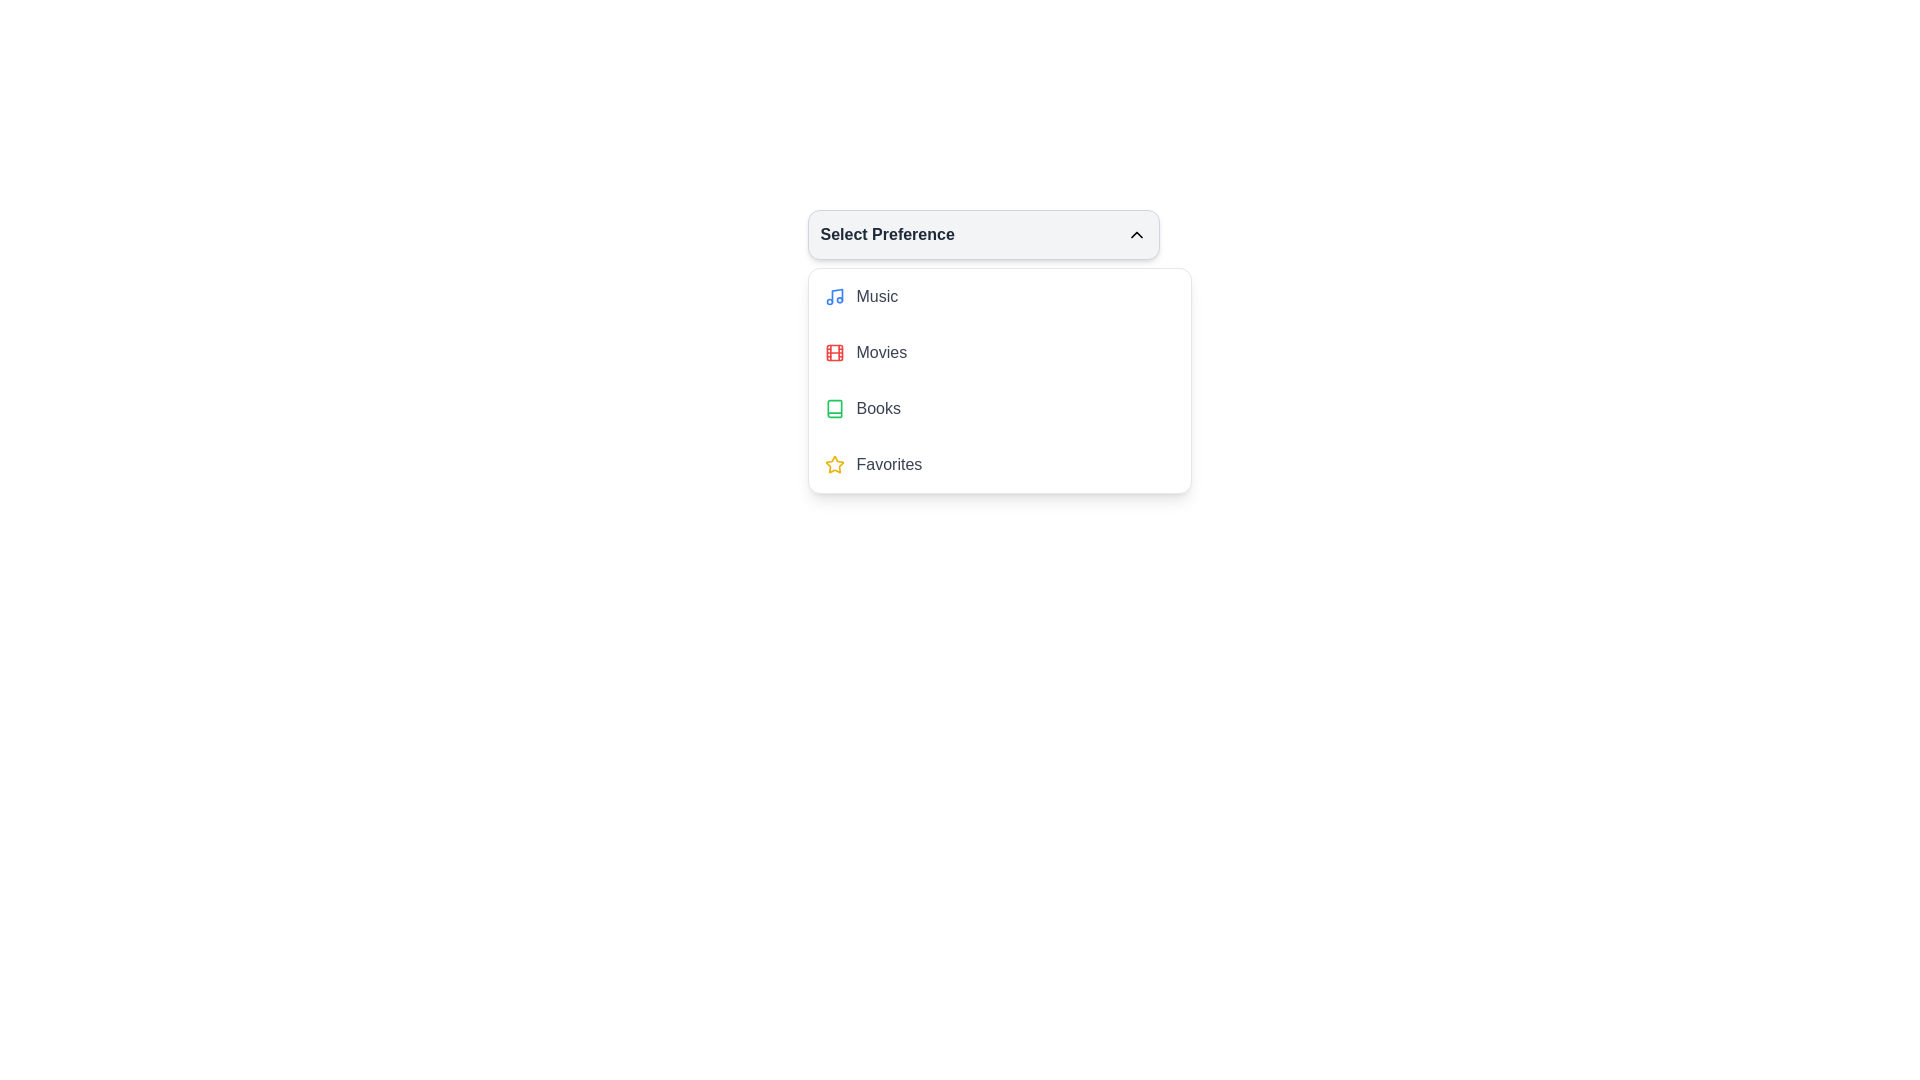 The height and width of the screenshot is (1080, 1920). What do you see at coordinates (834, 297) in the screenshot?
I see `the 'Music' icon in the dropdown menu, which visually represents the music option and is located to the left of the 'Music' label` at bounding box center [834, 297].